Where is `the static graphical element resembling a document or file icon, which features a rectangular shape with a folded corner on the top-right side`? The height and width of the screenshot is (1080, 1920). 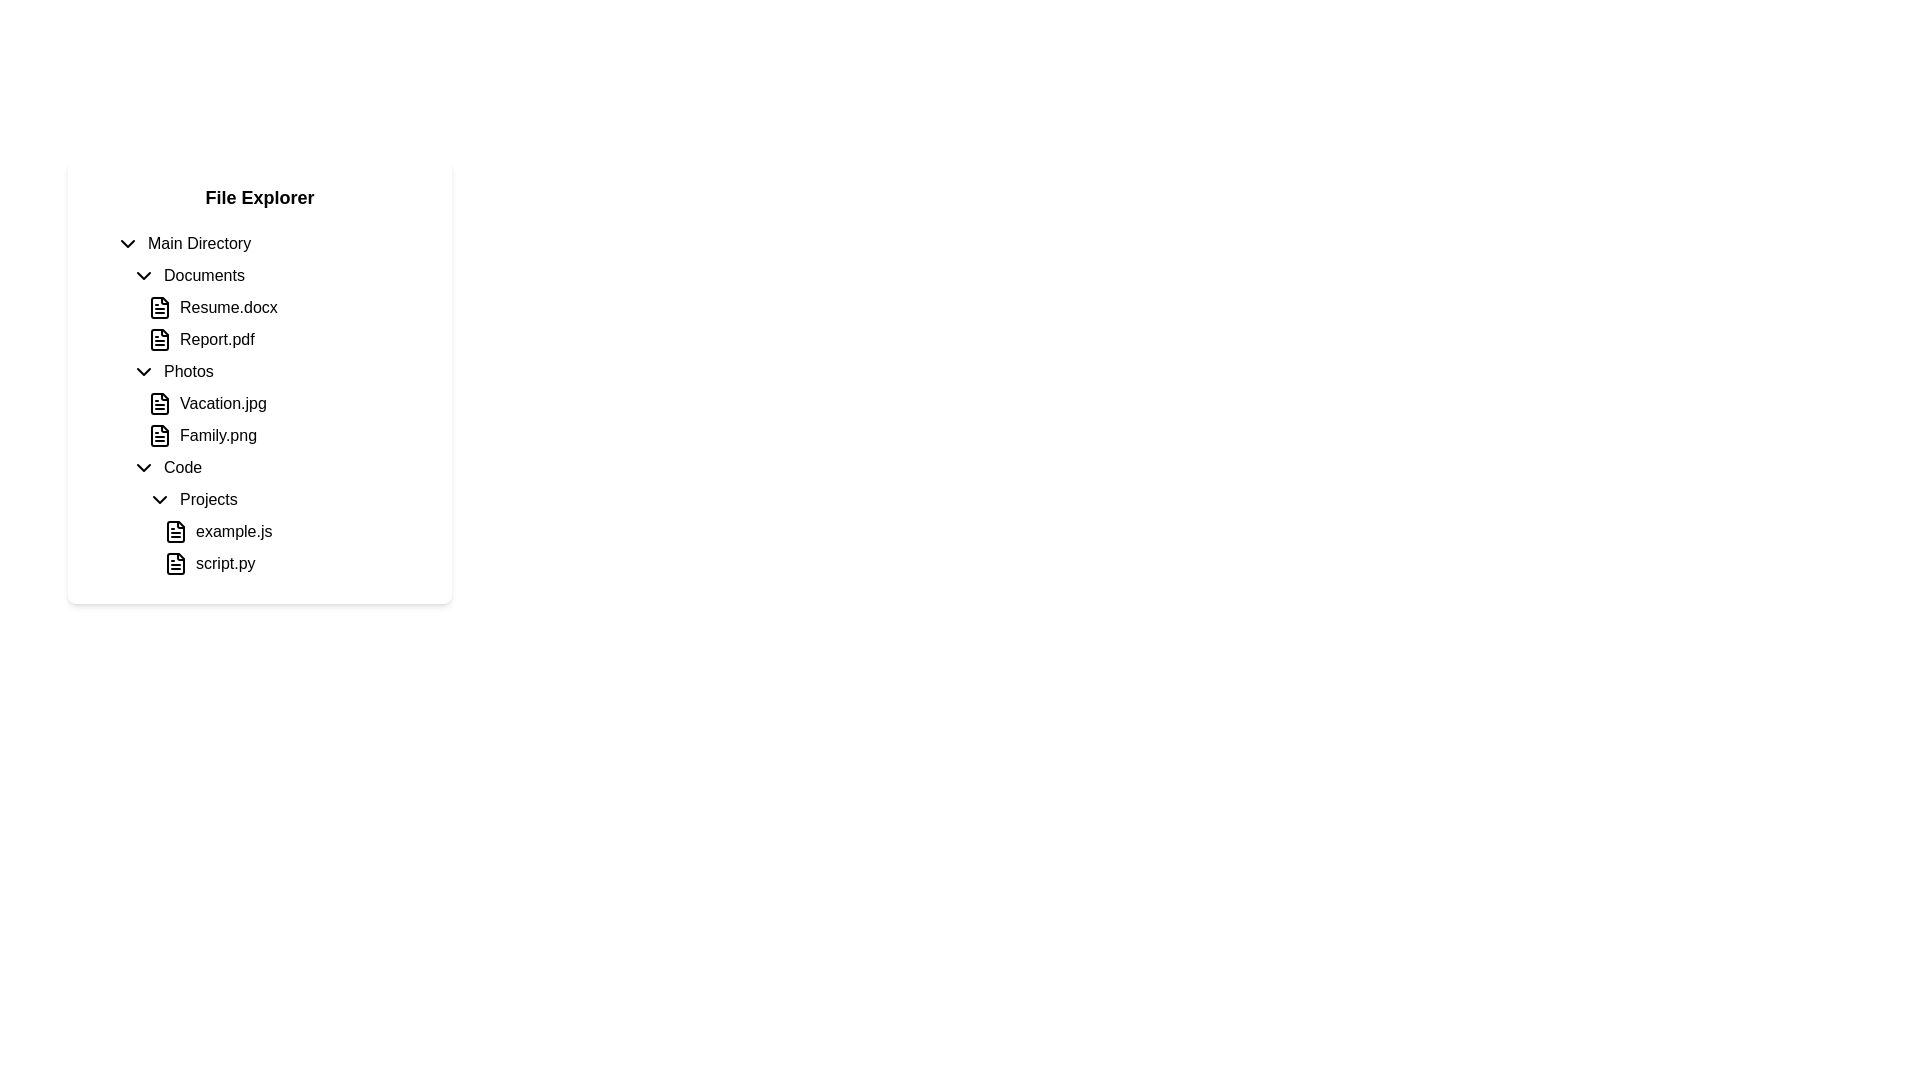 the static graphical element resembling a document or file icon, which features a rectangular shape with a folded corner on the top-right side is located at coordinates (158, 434).